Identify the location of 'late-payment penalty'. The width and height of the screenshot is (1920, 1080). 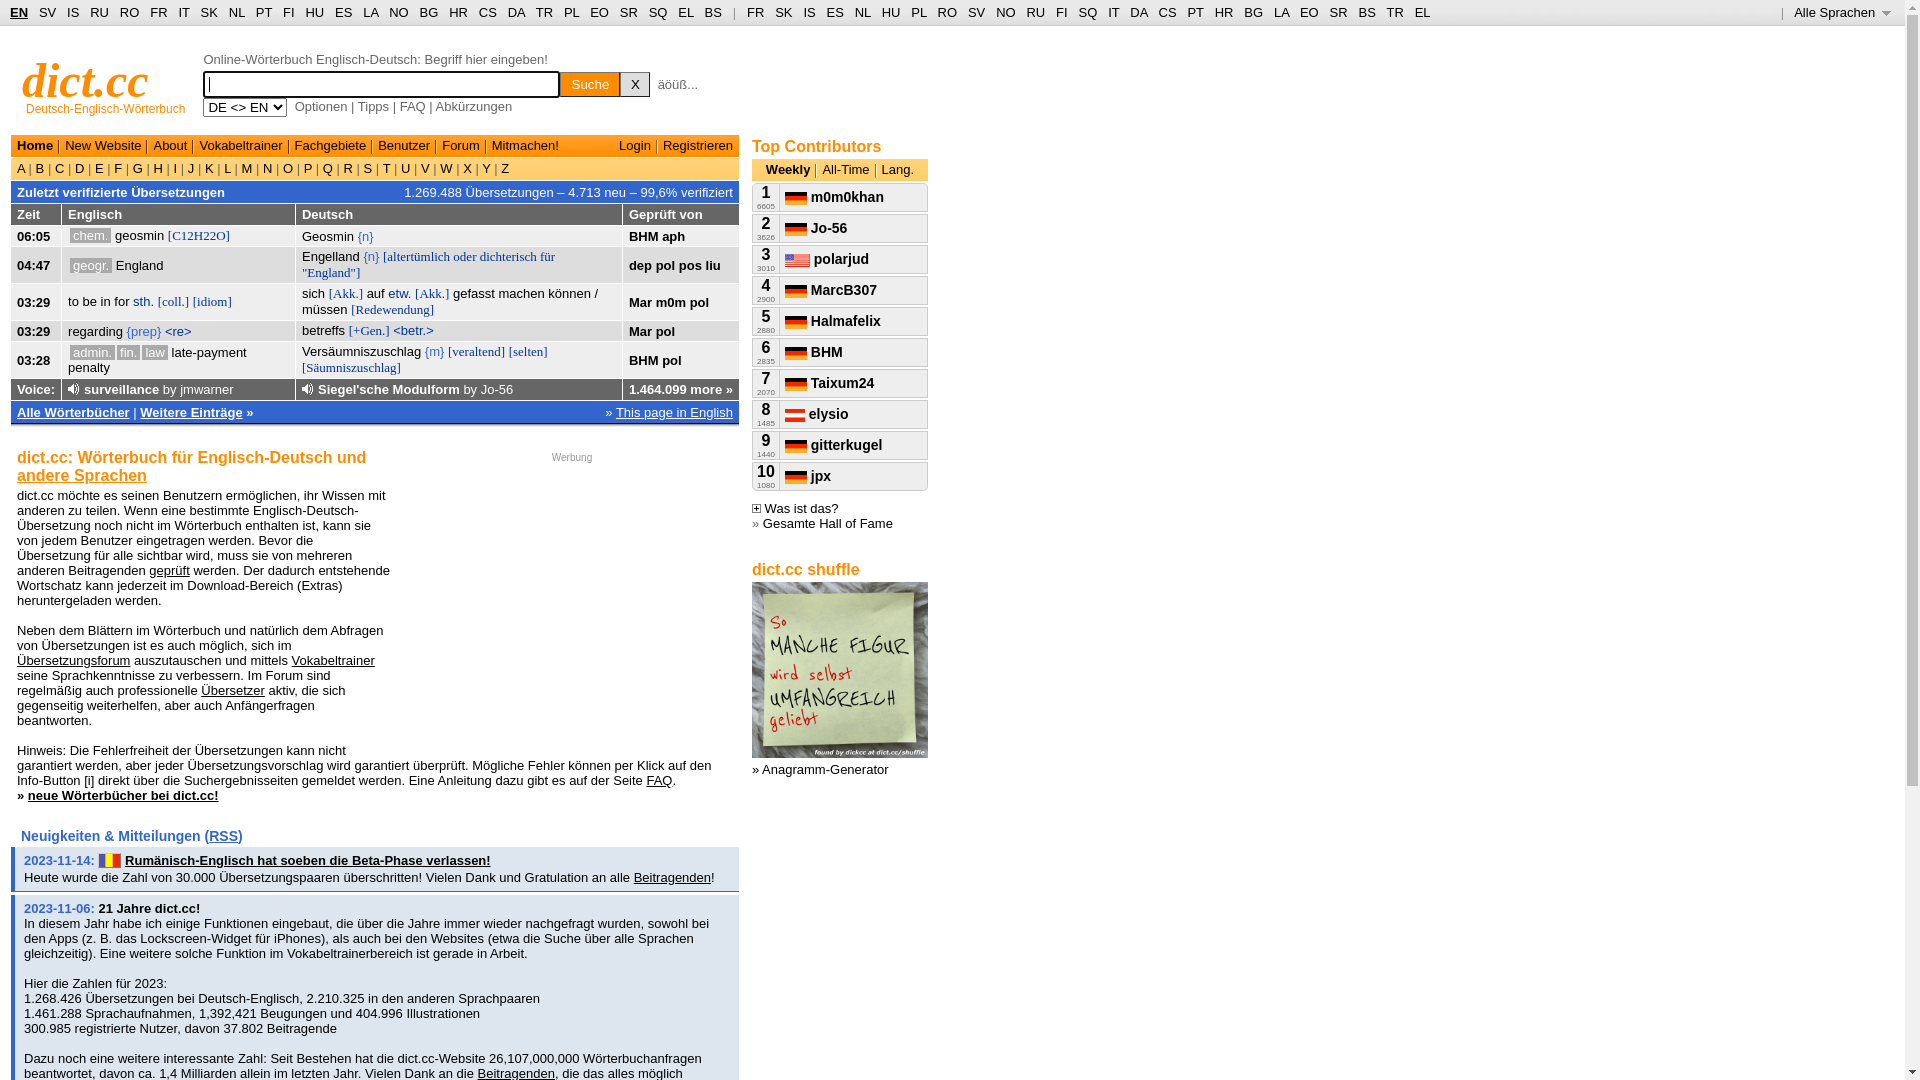
(67, 358).